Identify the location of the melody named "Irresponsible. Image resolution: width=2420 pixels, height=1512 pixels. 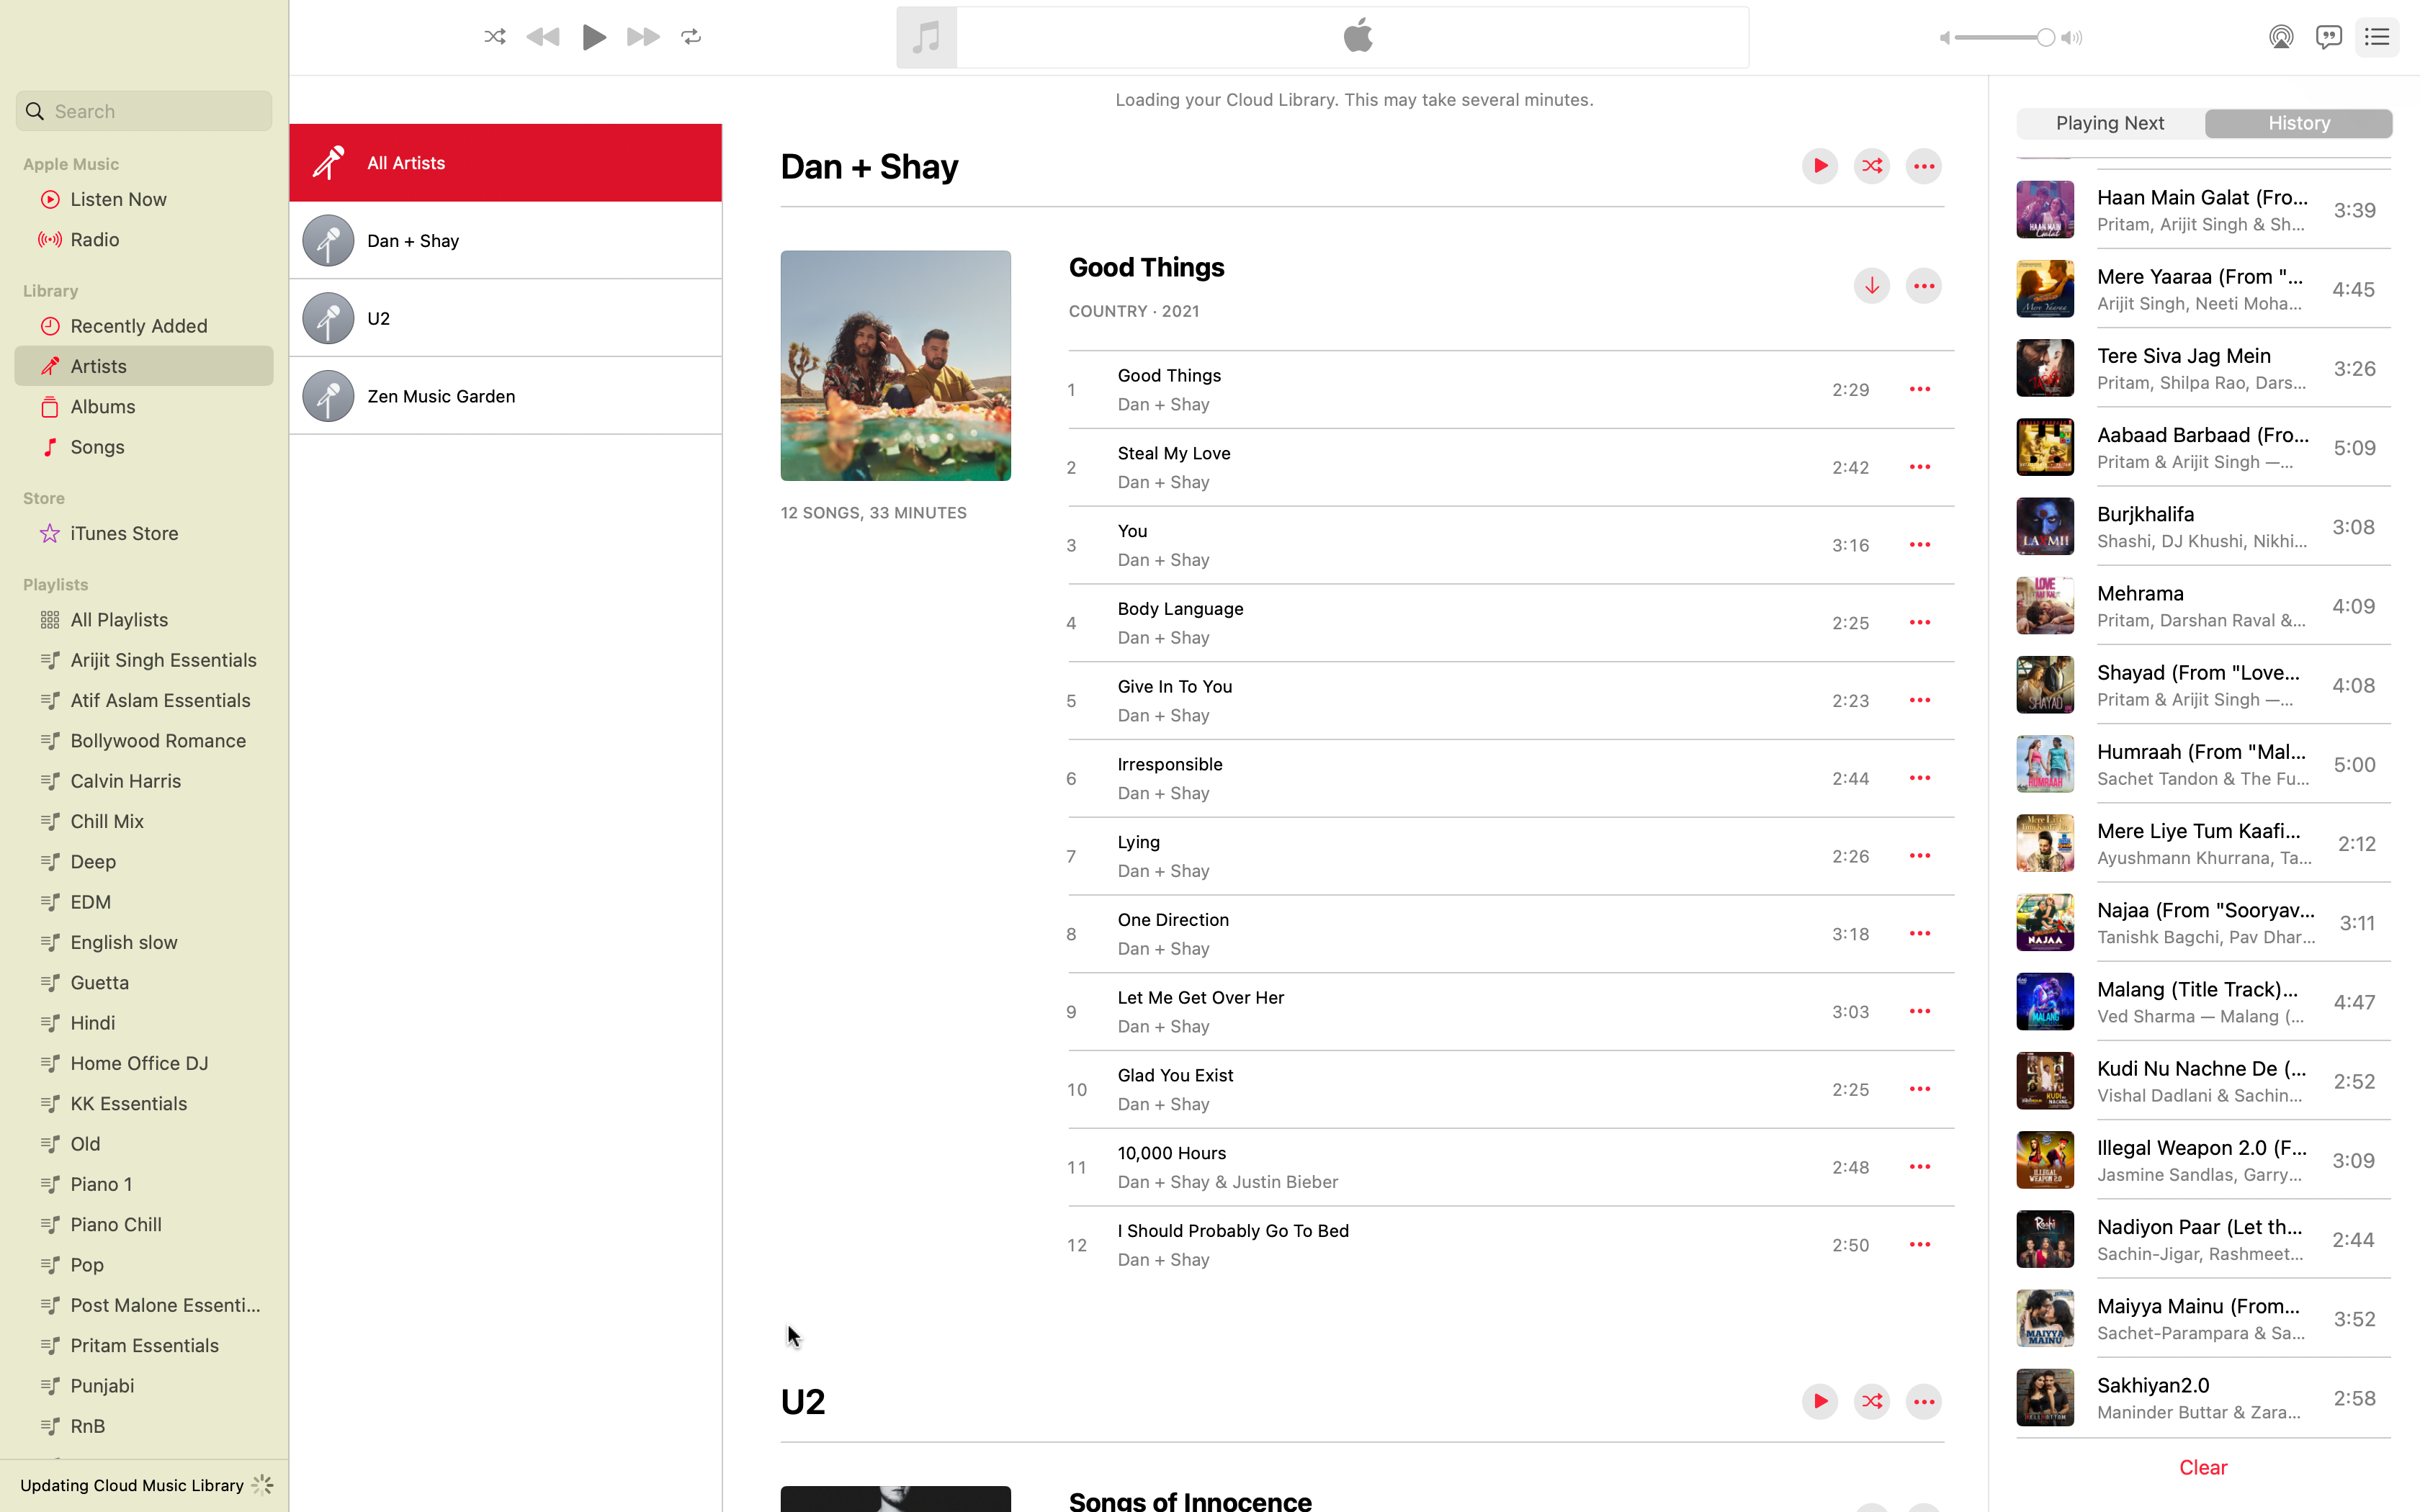
(1465, 777).